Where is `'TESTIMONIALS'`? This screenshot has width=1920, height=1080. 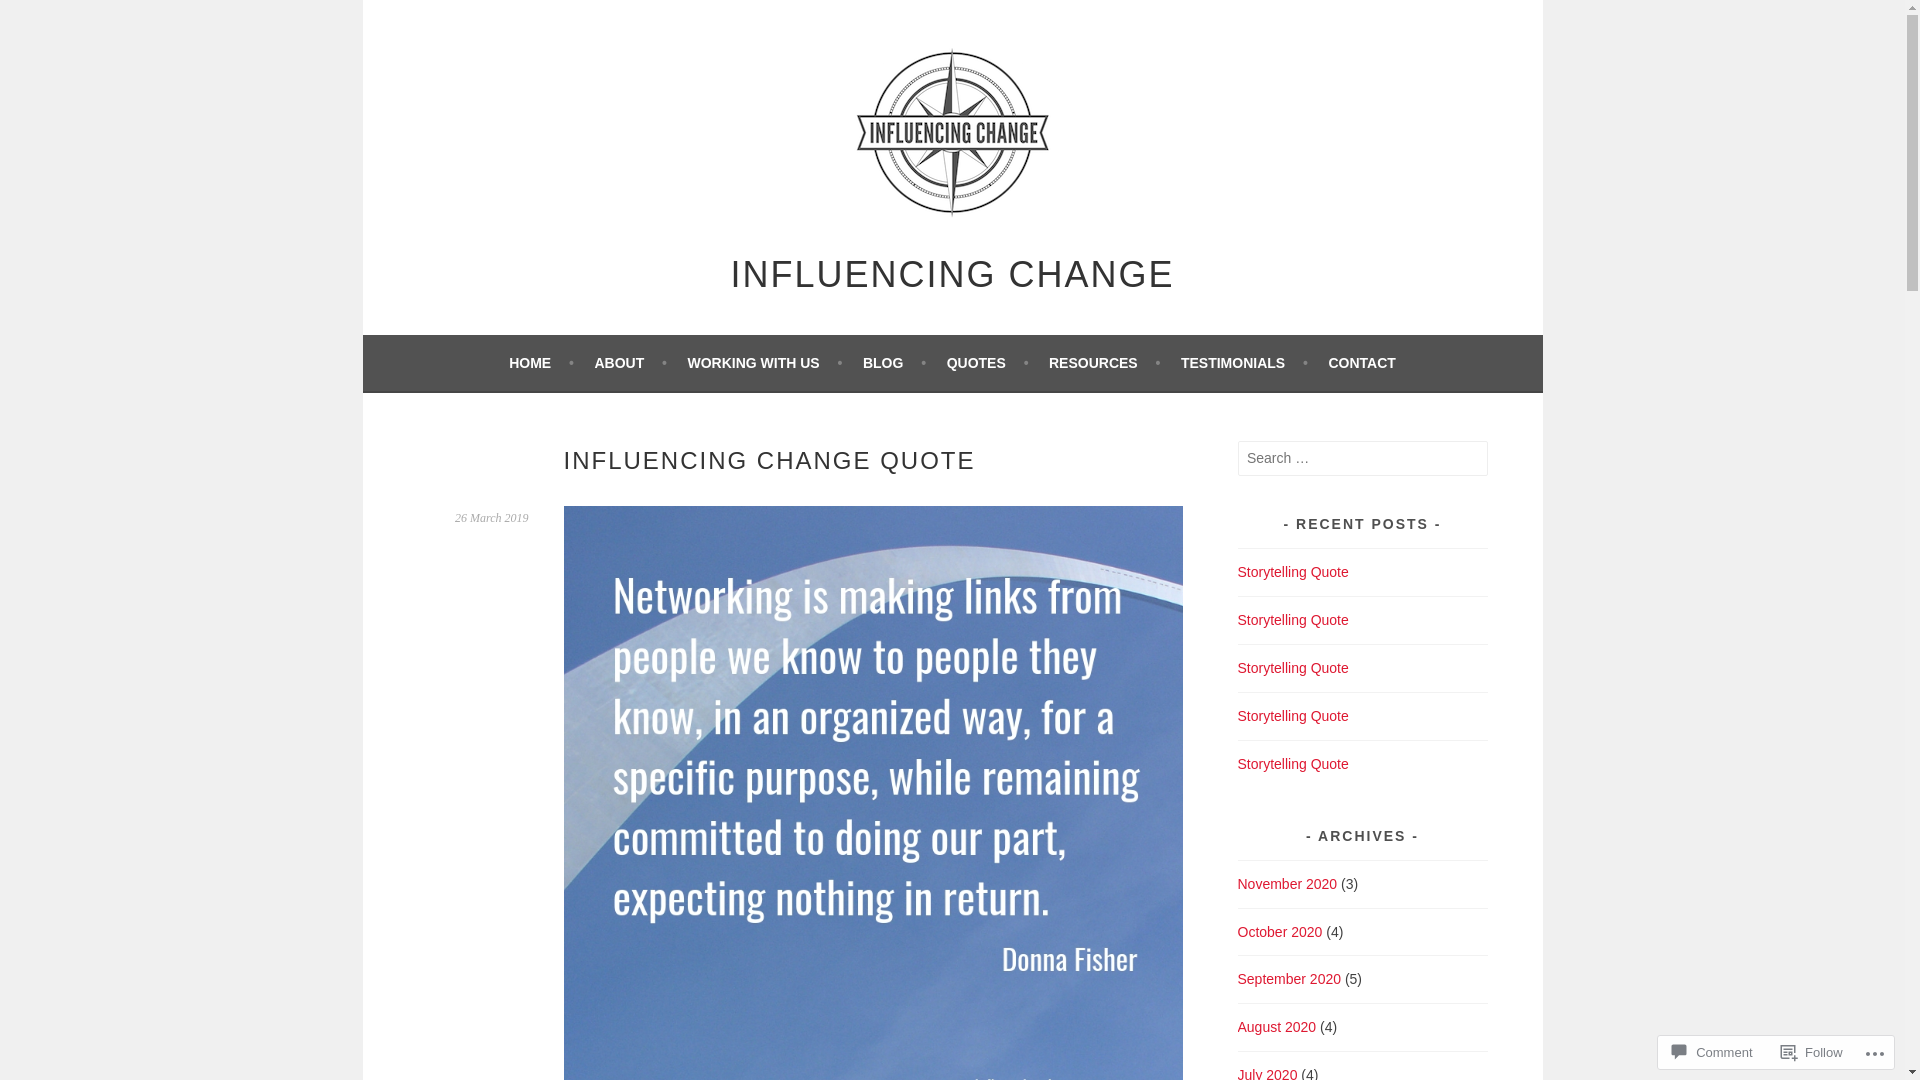
'TESTIMONIALS' is located at coordinates (1243, 362).